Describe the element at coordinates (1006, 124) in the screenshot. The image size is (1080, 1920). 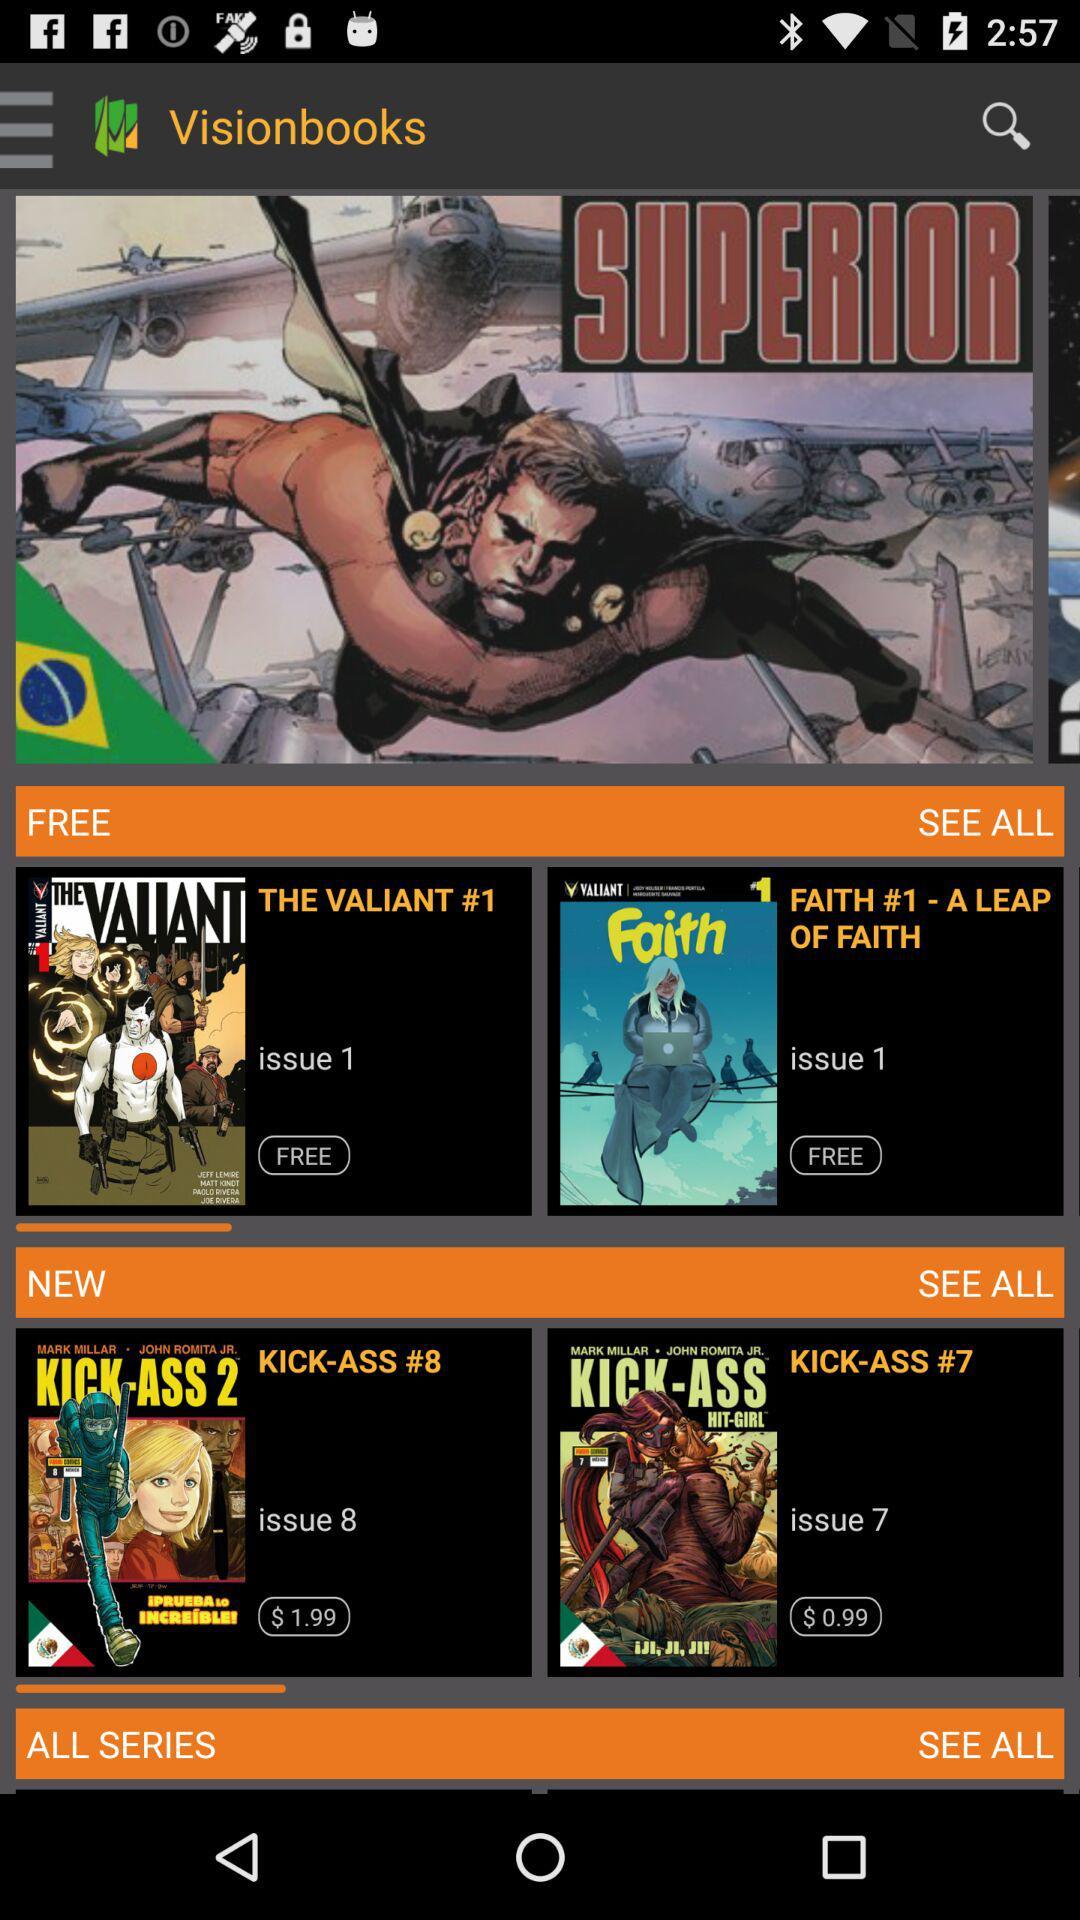
I see `item to the right of visionbooks item` at that location.